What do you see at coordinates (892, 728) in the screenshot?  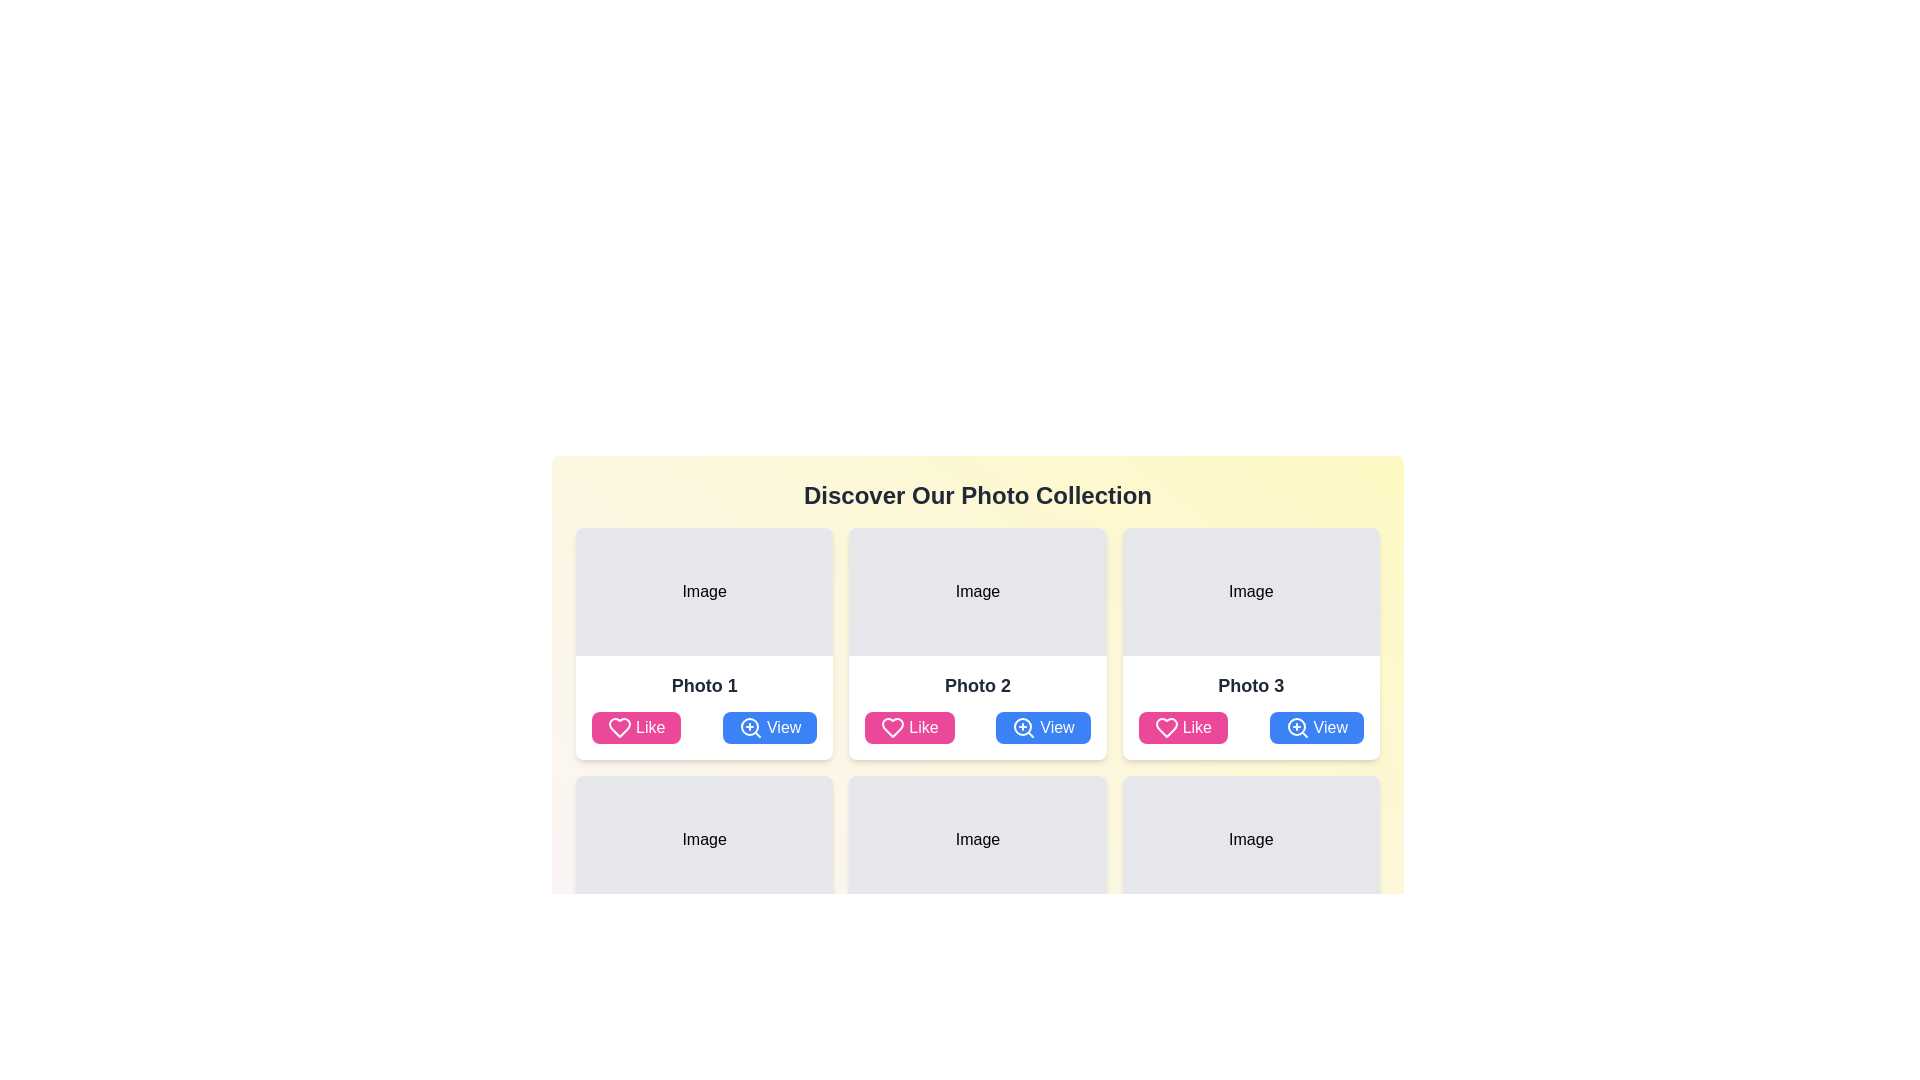 I see `the pink heart icon within the 'Like' button below the 'Photo 2' card to receive action feedback` at bounding box center [892, 728].